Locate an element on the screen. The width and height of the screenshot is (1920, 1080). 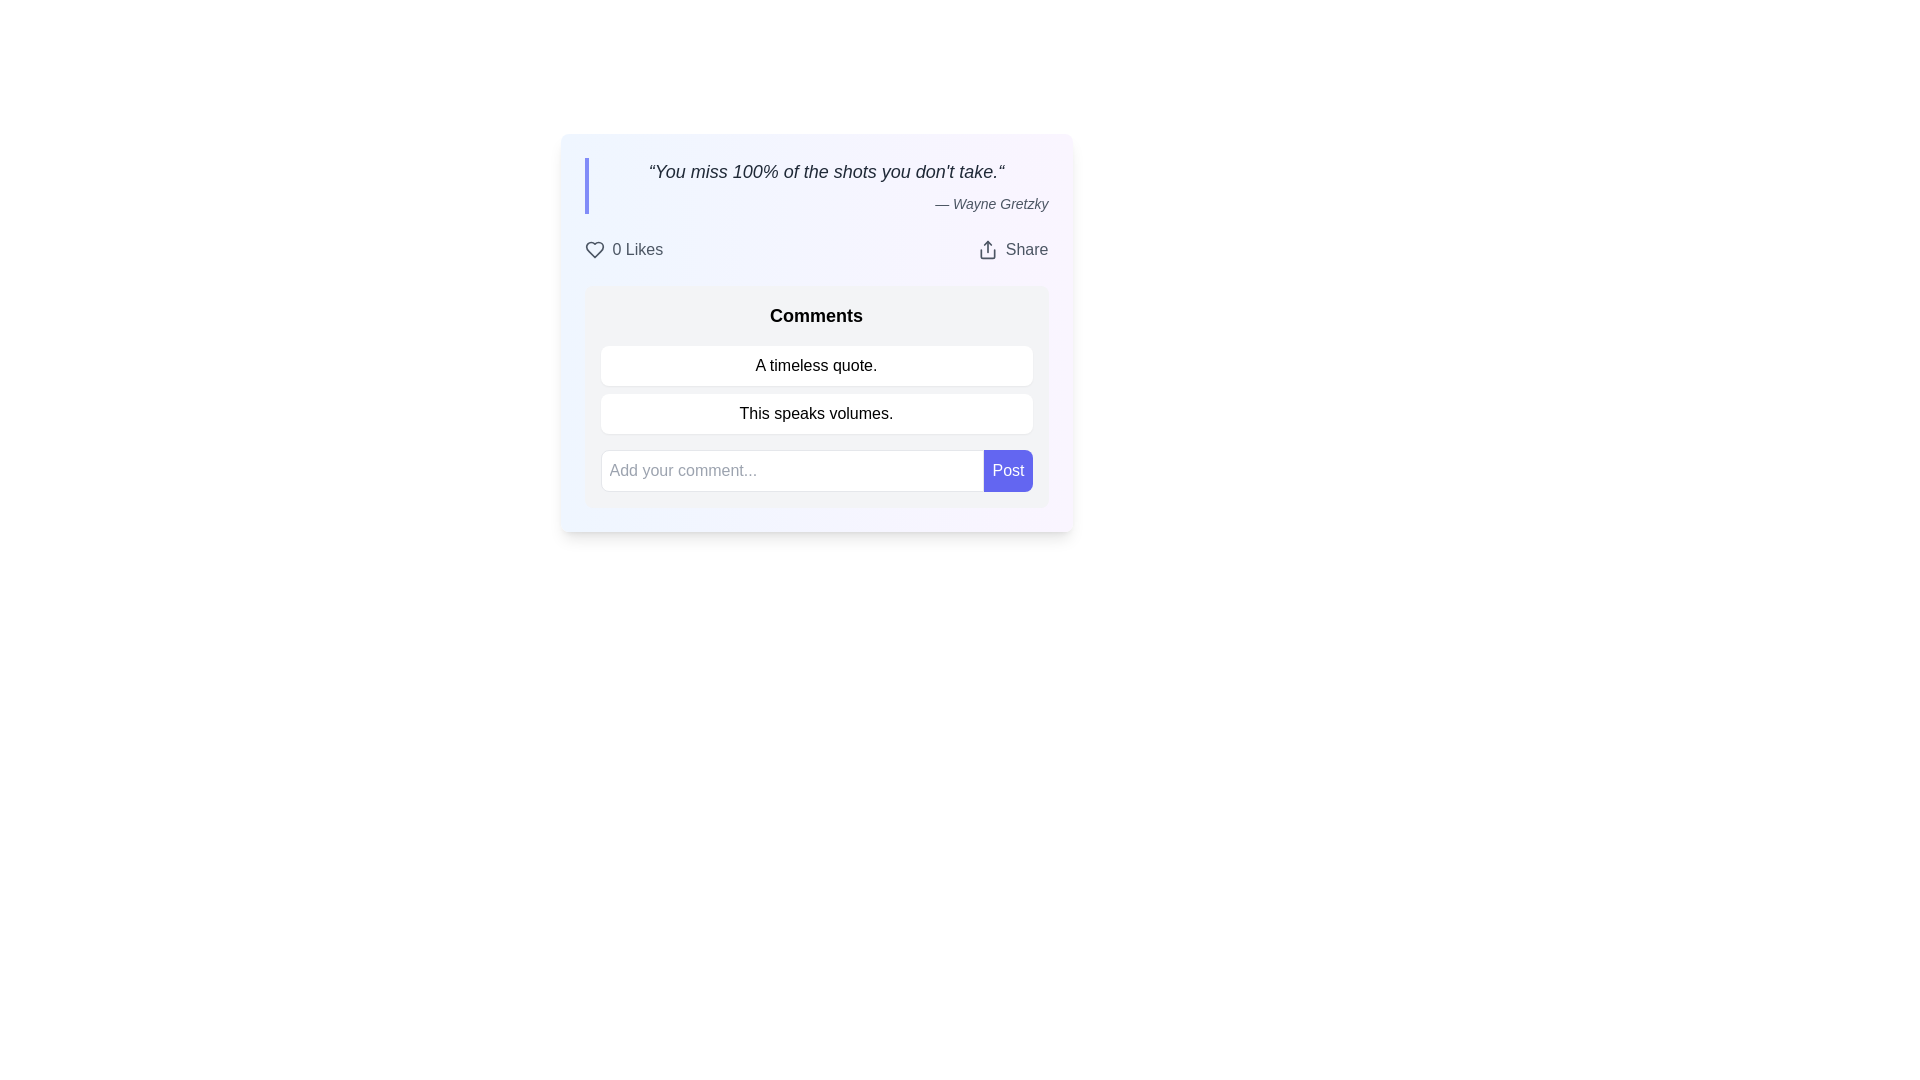
the 'Share' text label, which is styled in medium-dark gray and is located in the top-right section of the active card, following a share icon is located at coordinates (1027, 249).